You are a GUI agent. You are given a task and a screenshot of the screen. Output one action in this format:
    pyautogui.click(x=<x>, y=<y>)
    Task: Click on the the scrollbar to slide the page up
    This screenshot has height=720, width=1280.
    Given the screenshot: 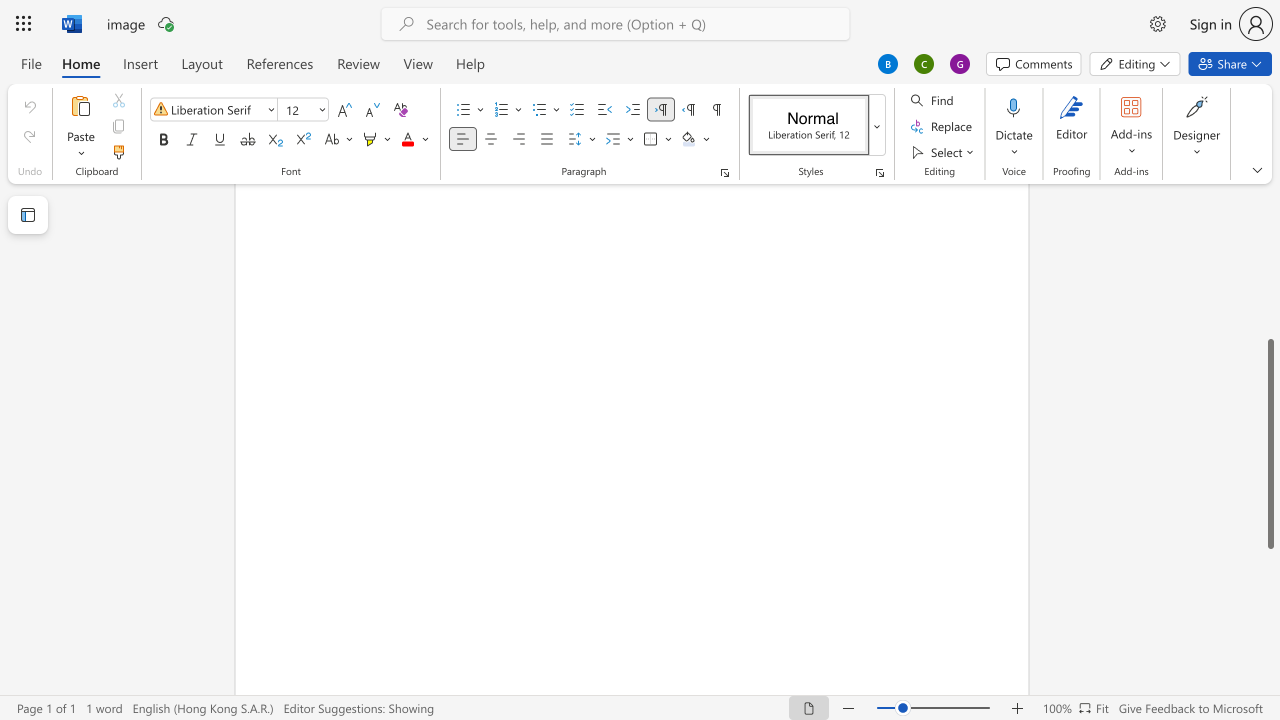 What is the action you would take?
    pyautogui.click(x=1269, y=300)
    